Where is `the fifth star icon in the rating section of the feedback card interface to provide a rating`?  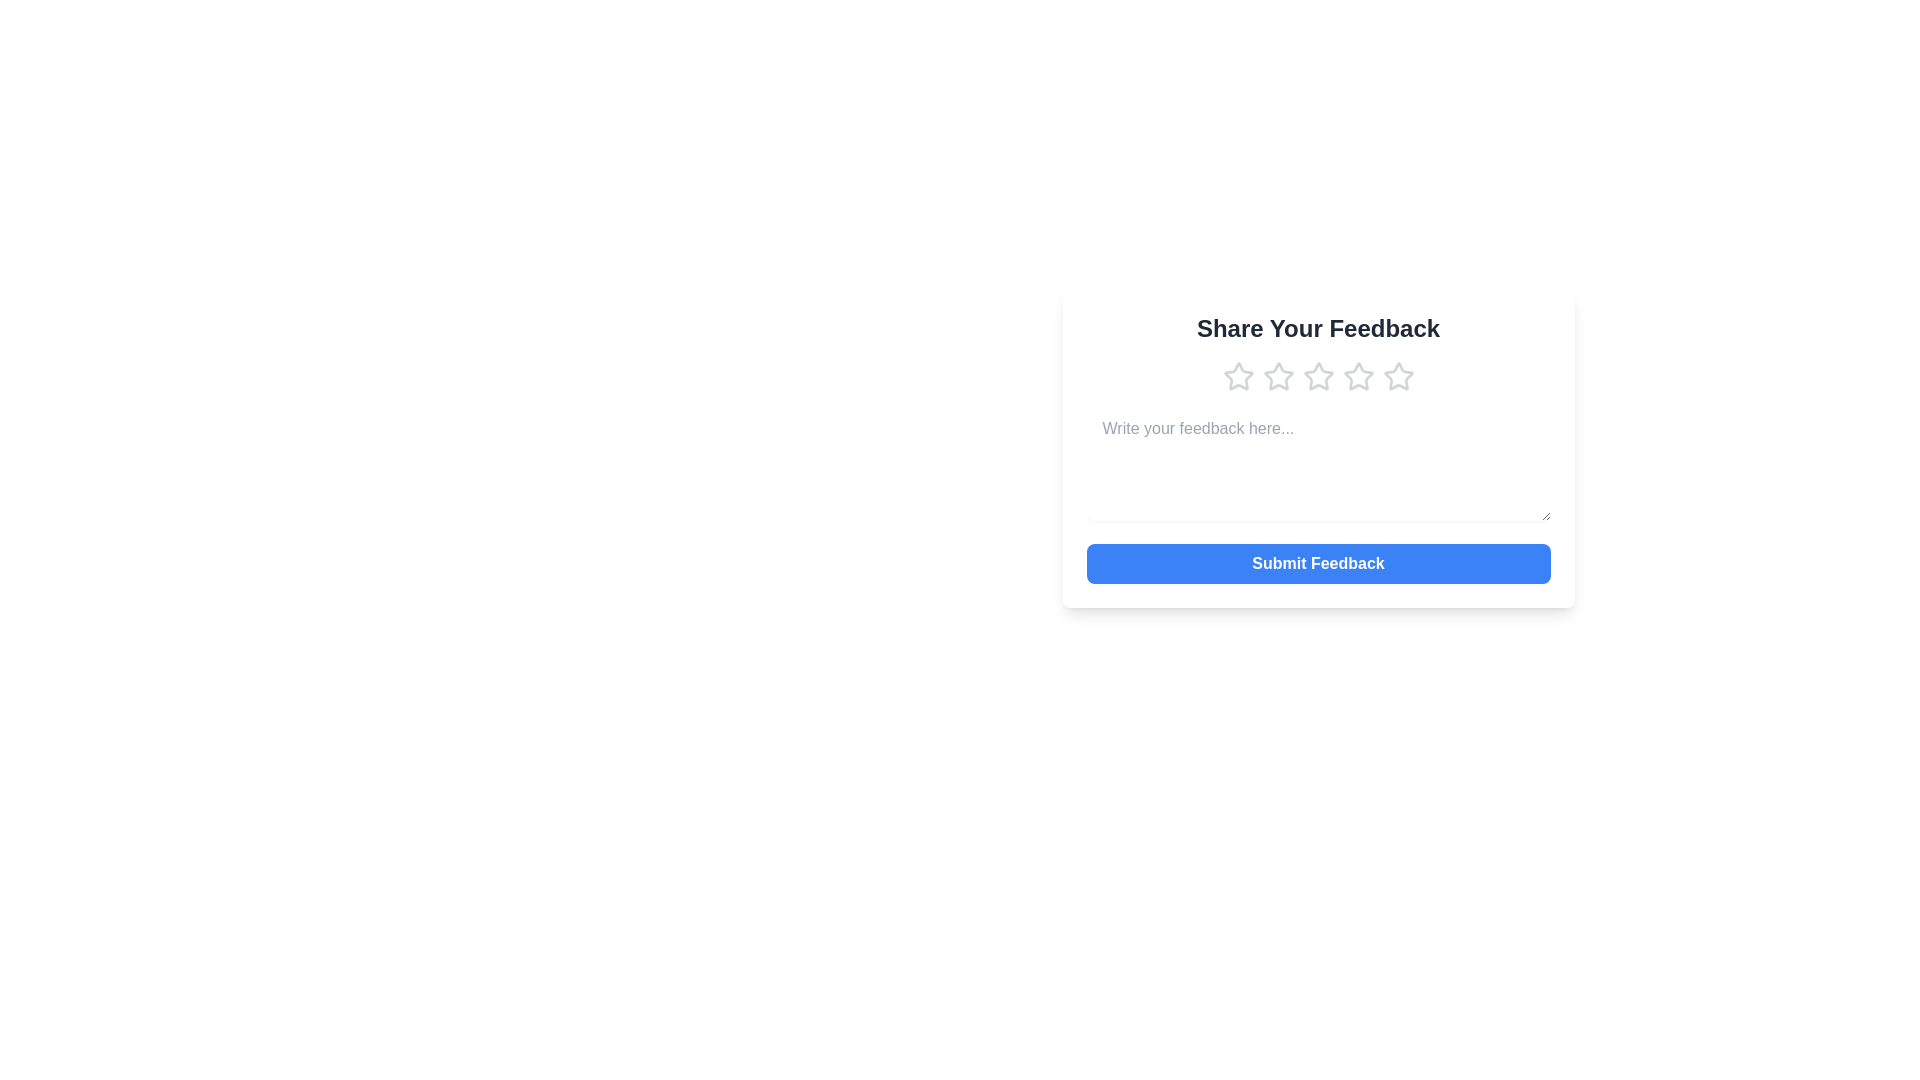 the fifth star icon in the rating section of the feedback card interface to provide a rating is located at coordinates (1396, 375).